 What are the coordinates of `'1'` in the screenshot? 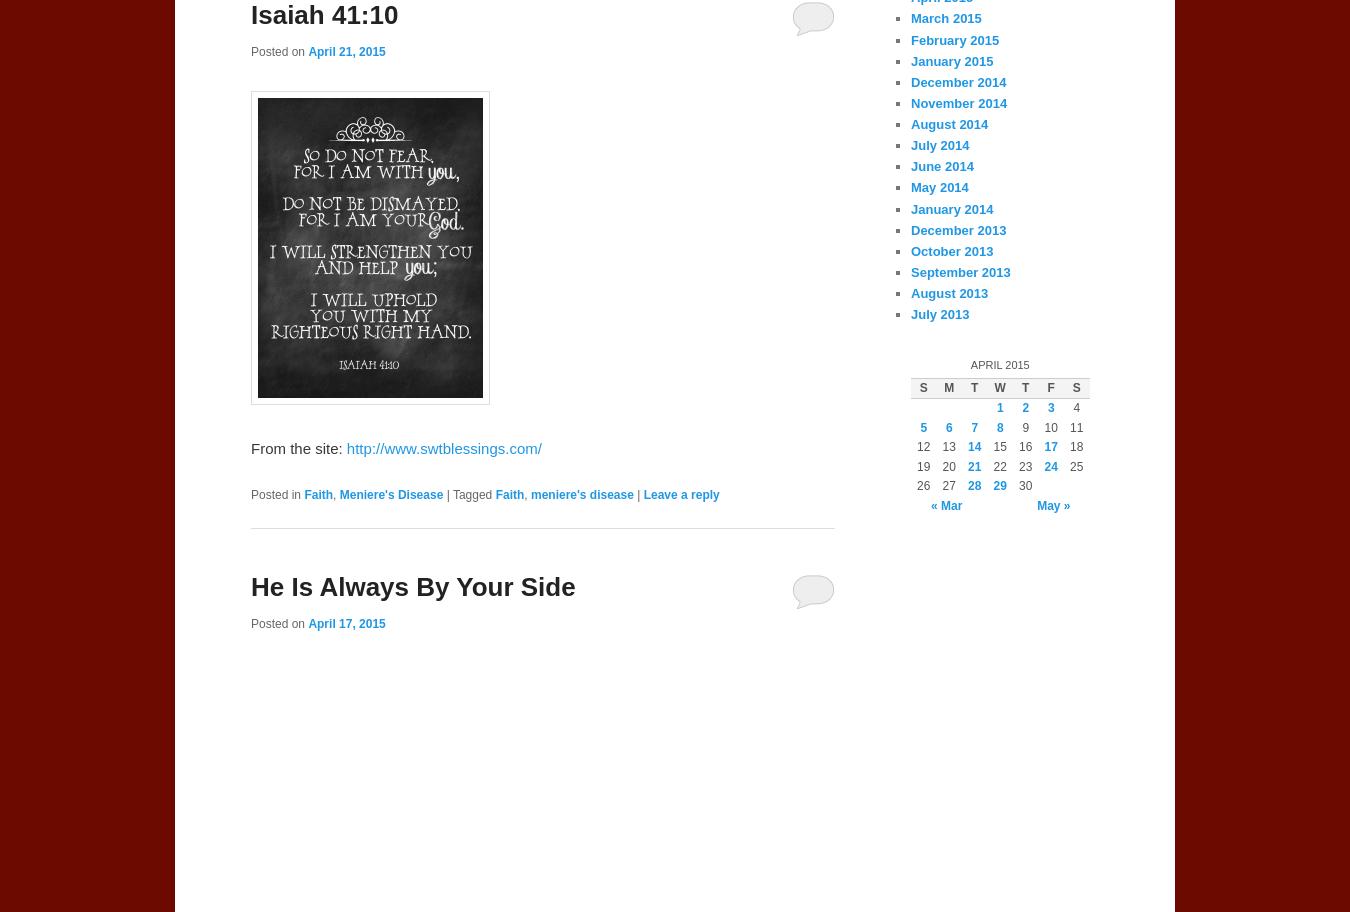 It's located at (998, 408).